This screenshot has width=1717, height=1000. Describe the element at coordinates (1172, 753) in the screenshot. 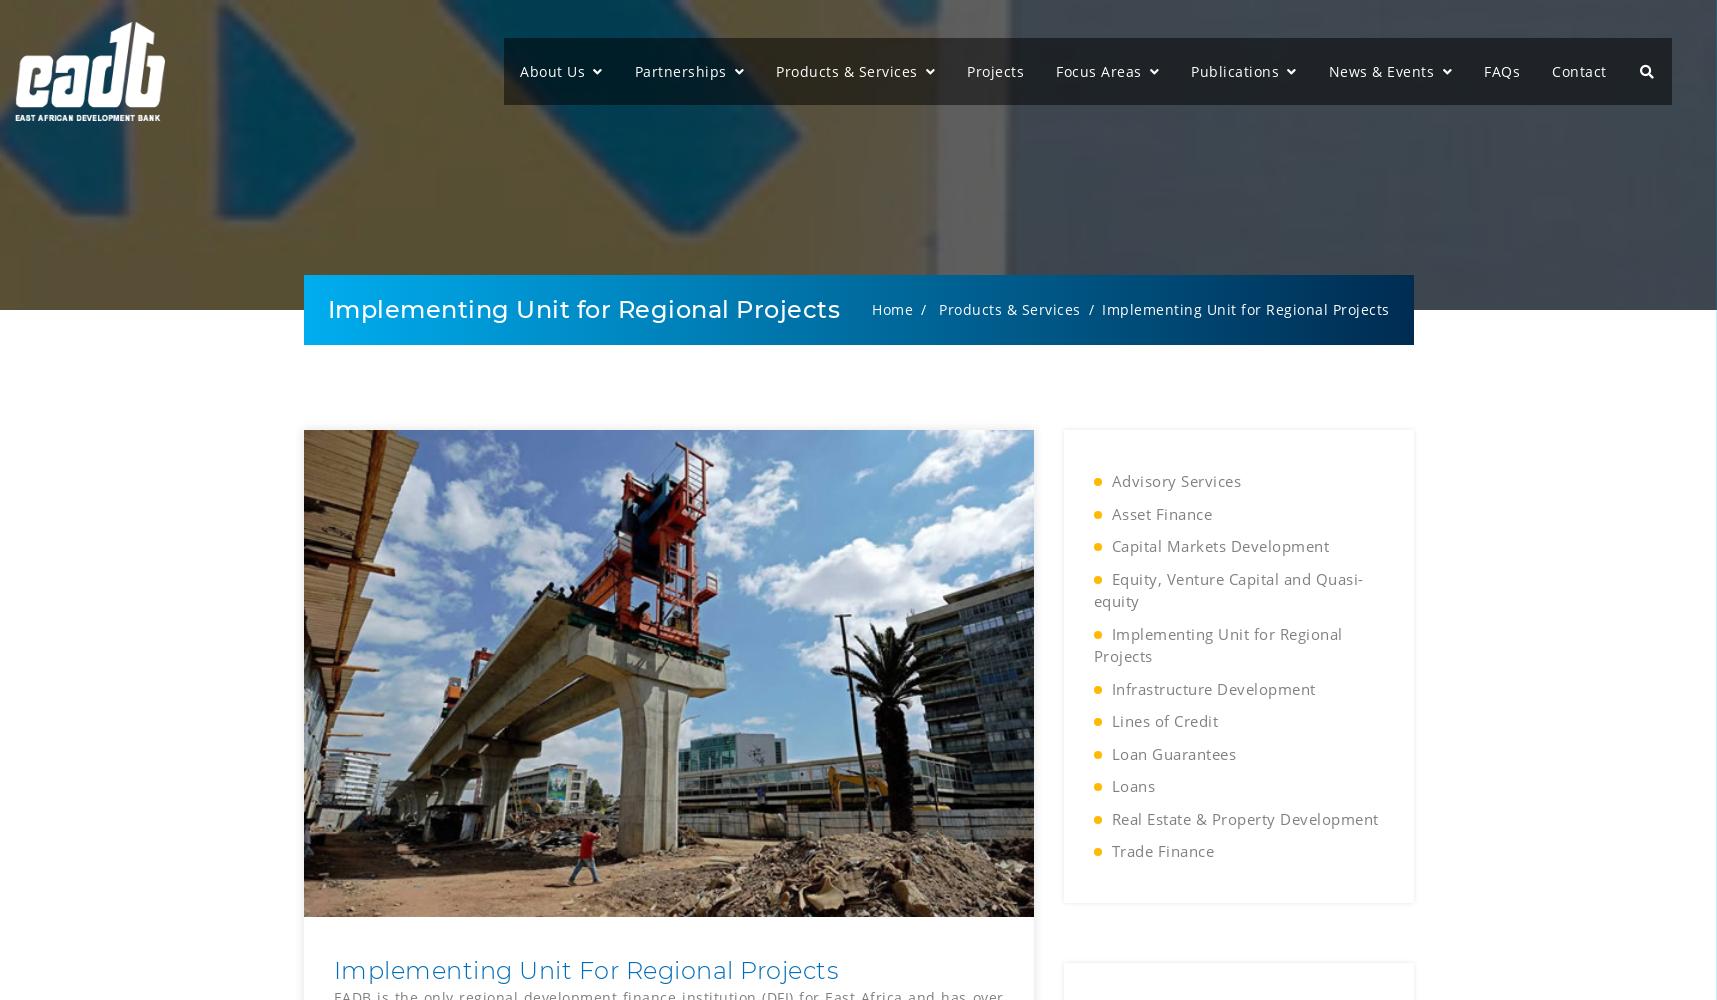

I see `'Loan Guarantees'` at that location.